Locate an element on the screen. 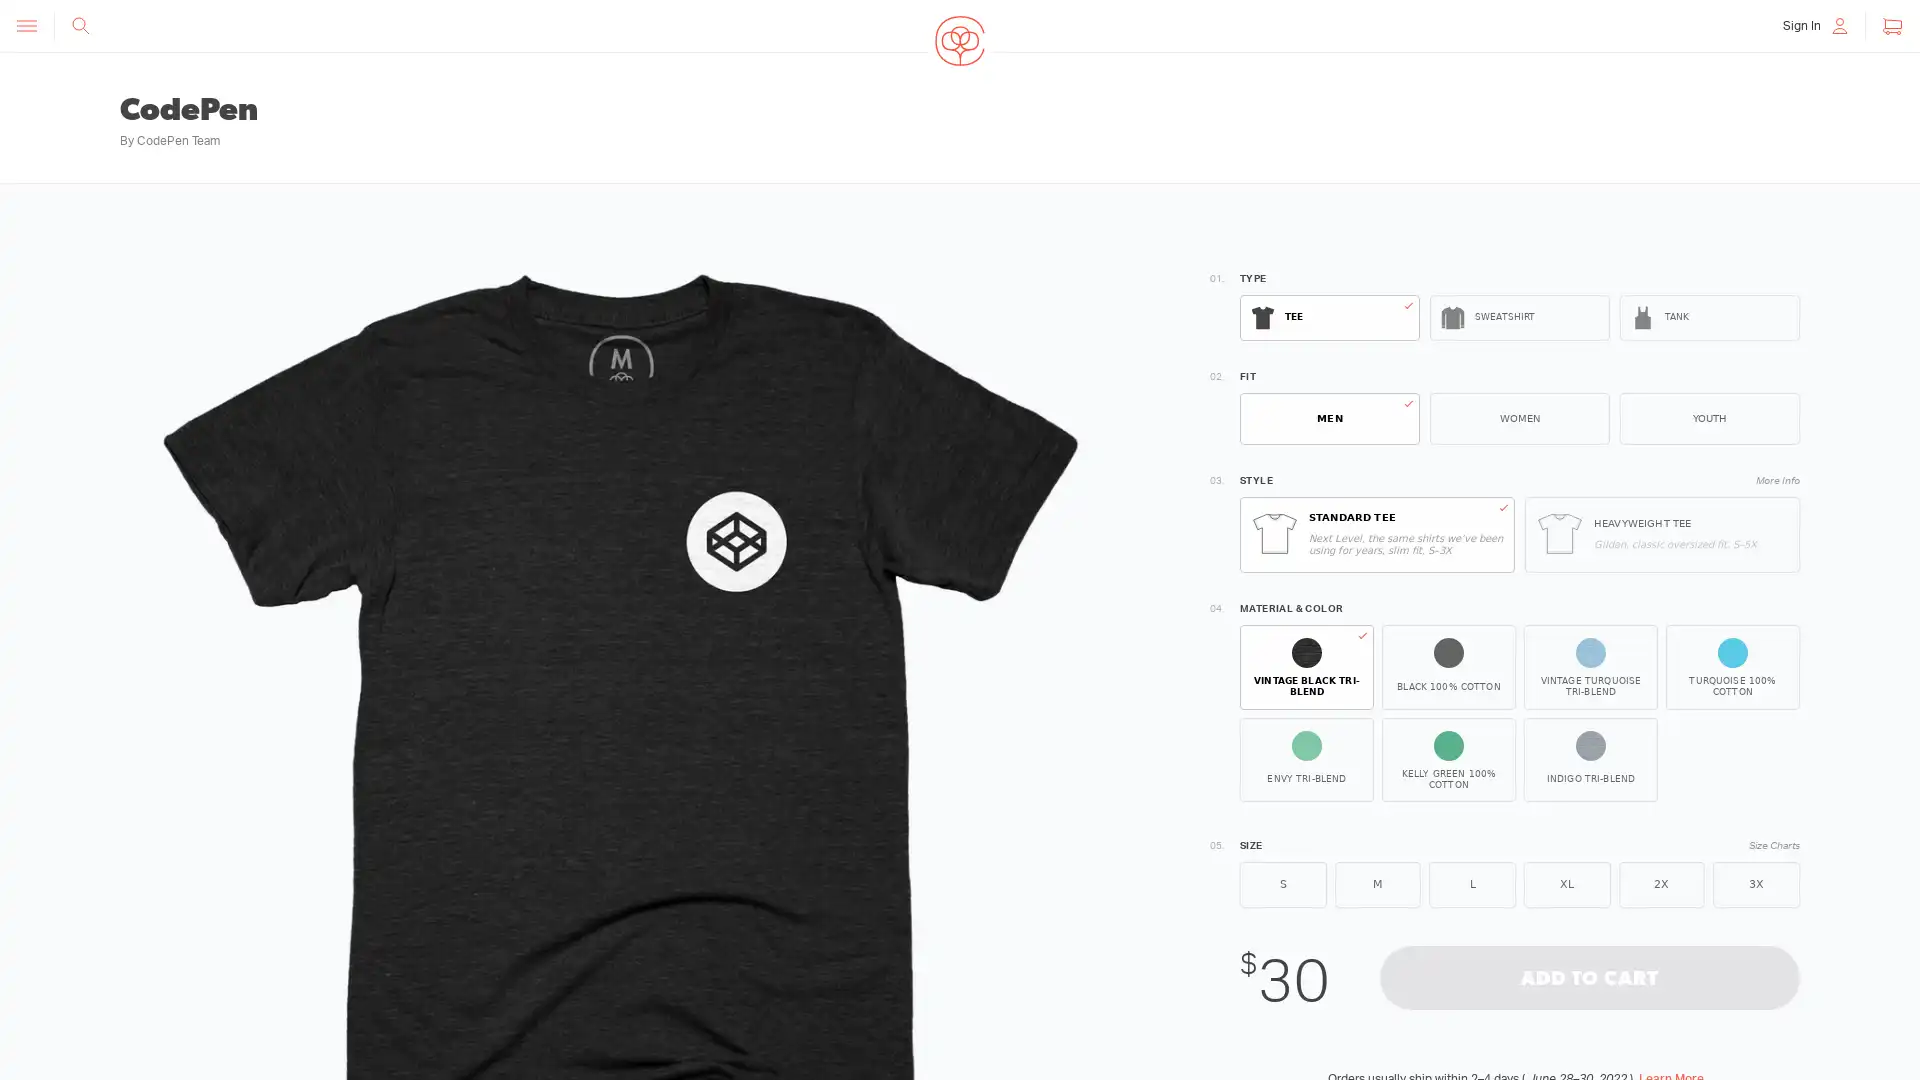 The height and width of the screenshot is (1080, 1920). KELLY GREEN 100% COTTON is located at coordinates (1449, 759).